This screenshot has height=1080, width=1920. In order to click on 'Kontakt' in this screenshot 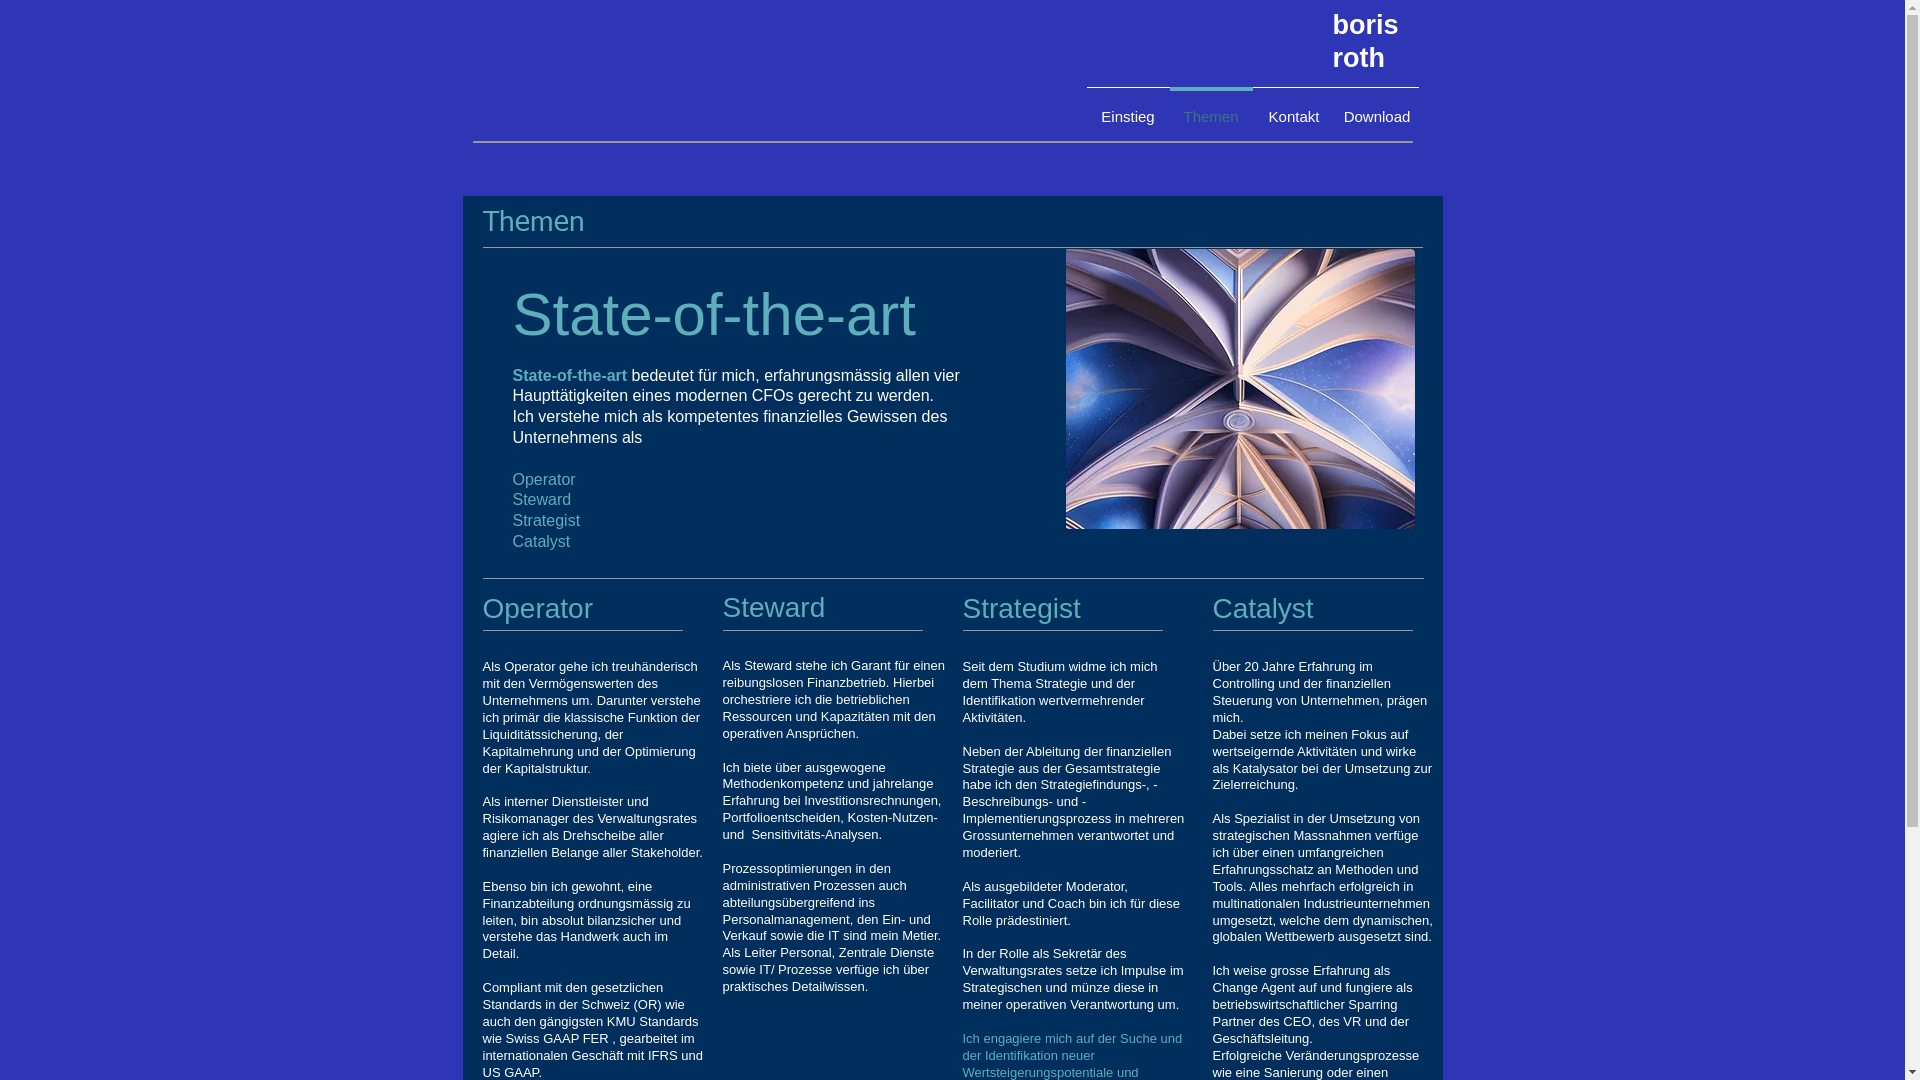, I will do `click(1251, 108)`.